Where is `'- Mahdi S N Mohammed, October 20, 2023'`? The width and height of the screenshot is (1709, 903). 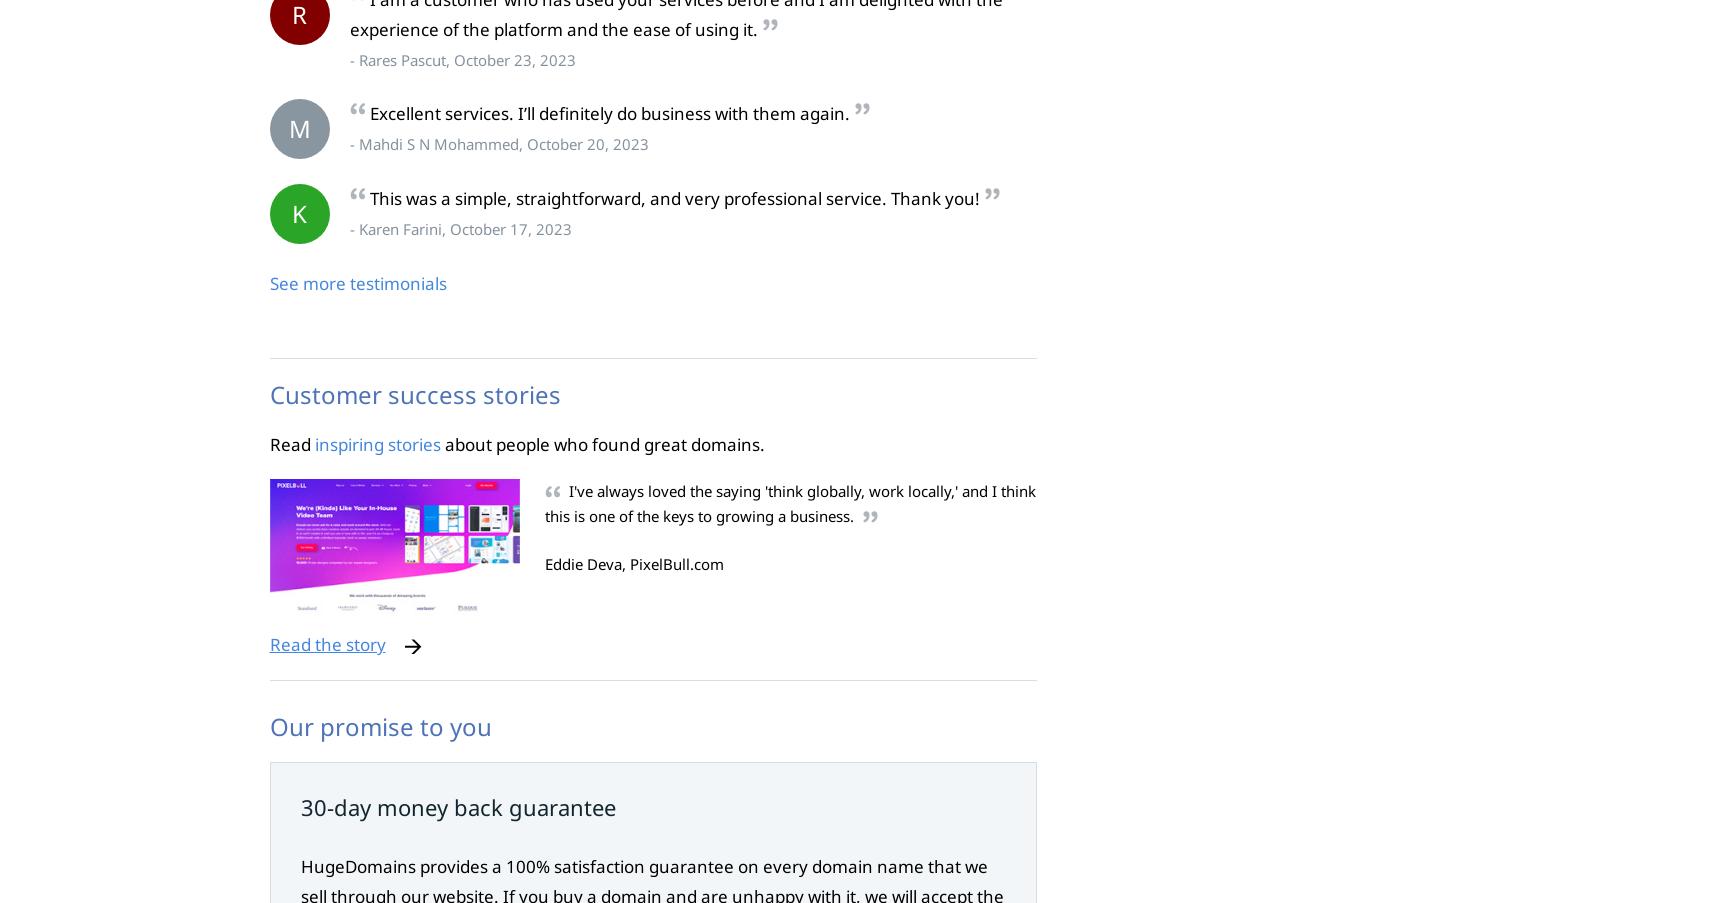
'- Mahdi S N Mohammed, October 20, 2023' is located at coordinates (497, 143).